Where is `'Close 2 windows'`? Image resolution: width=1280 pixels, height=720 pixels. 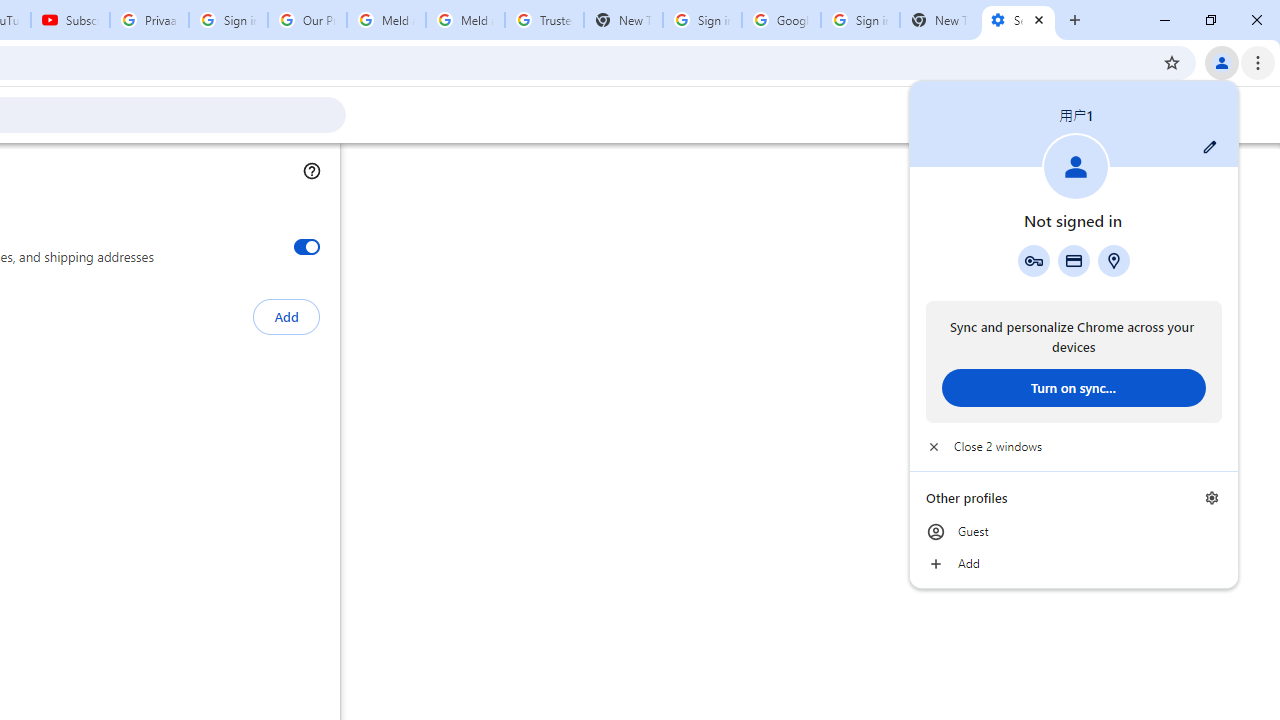 'Close 2 windows' is located at coordinates (1072, 446).